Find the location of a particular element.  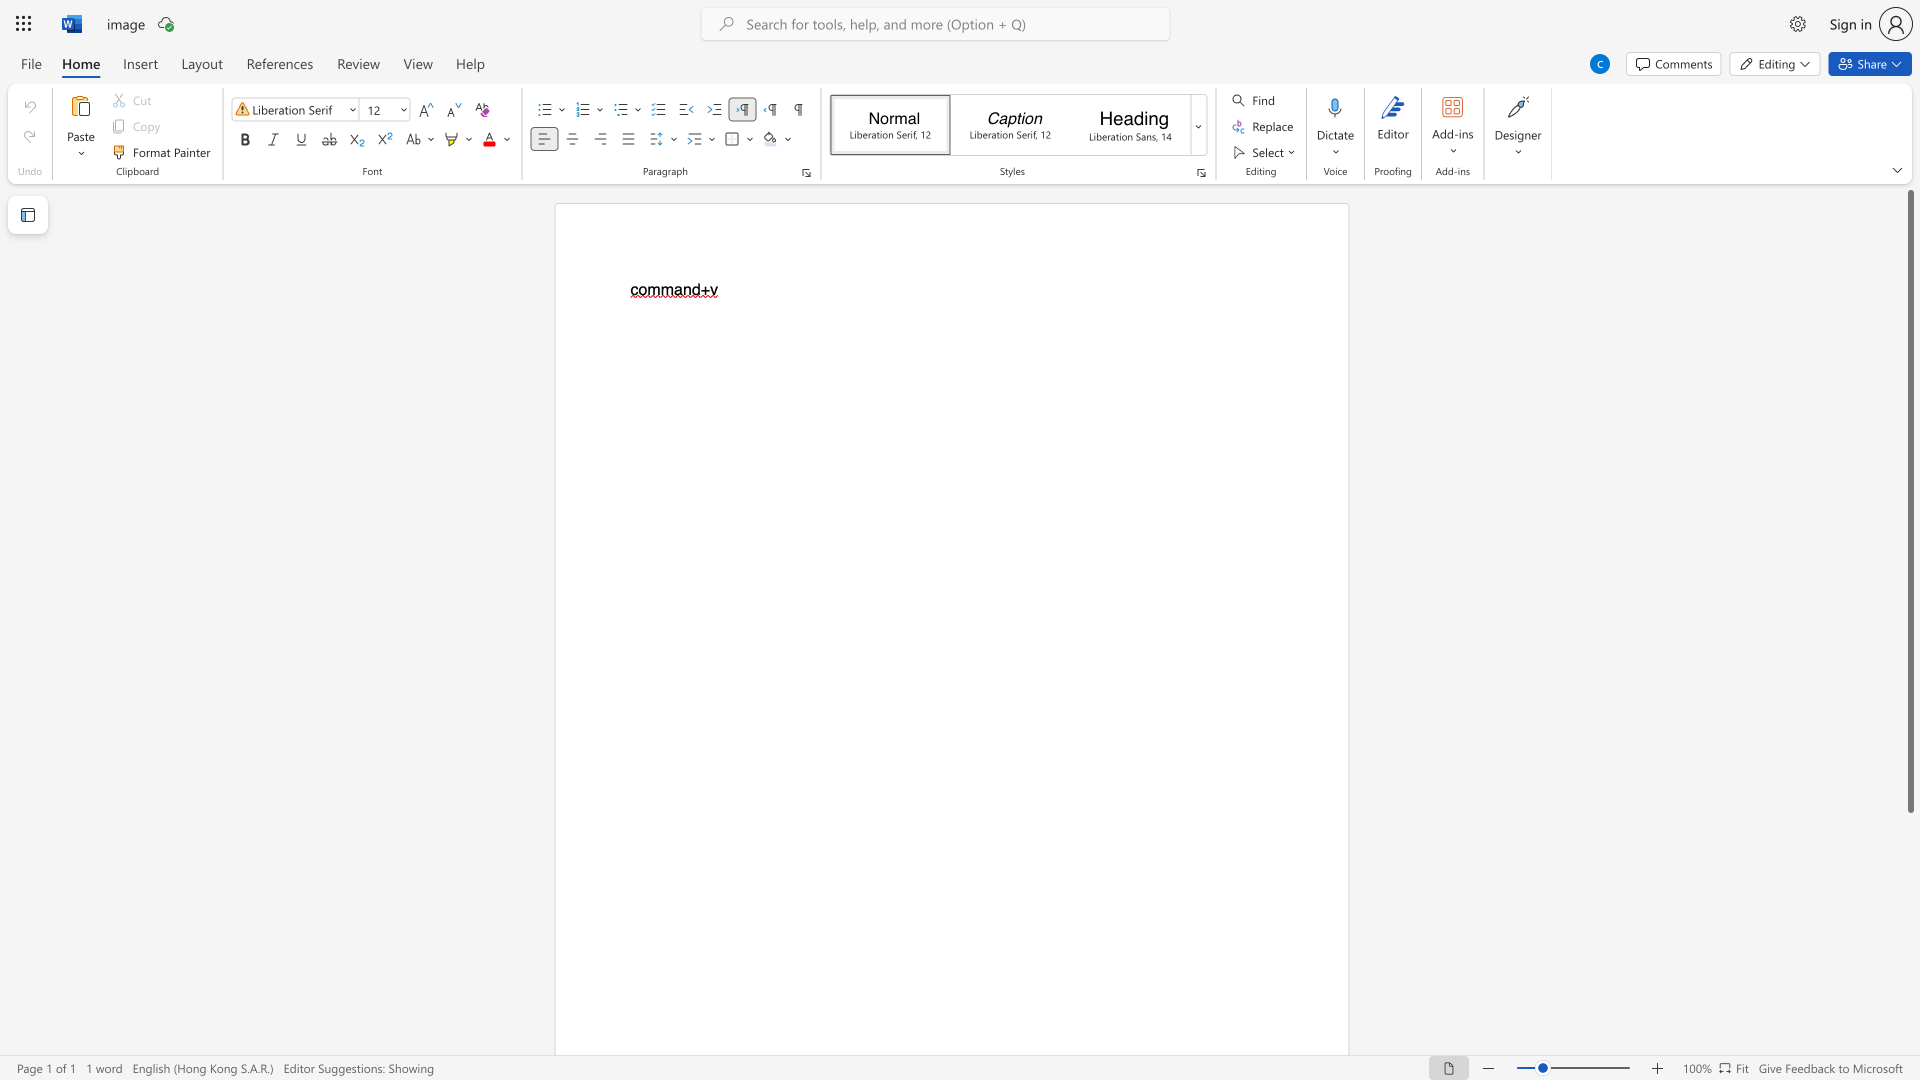

the scrollbar to move the content lower is located at coordinates (1909, 910).